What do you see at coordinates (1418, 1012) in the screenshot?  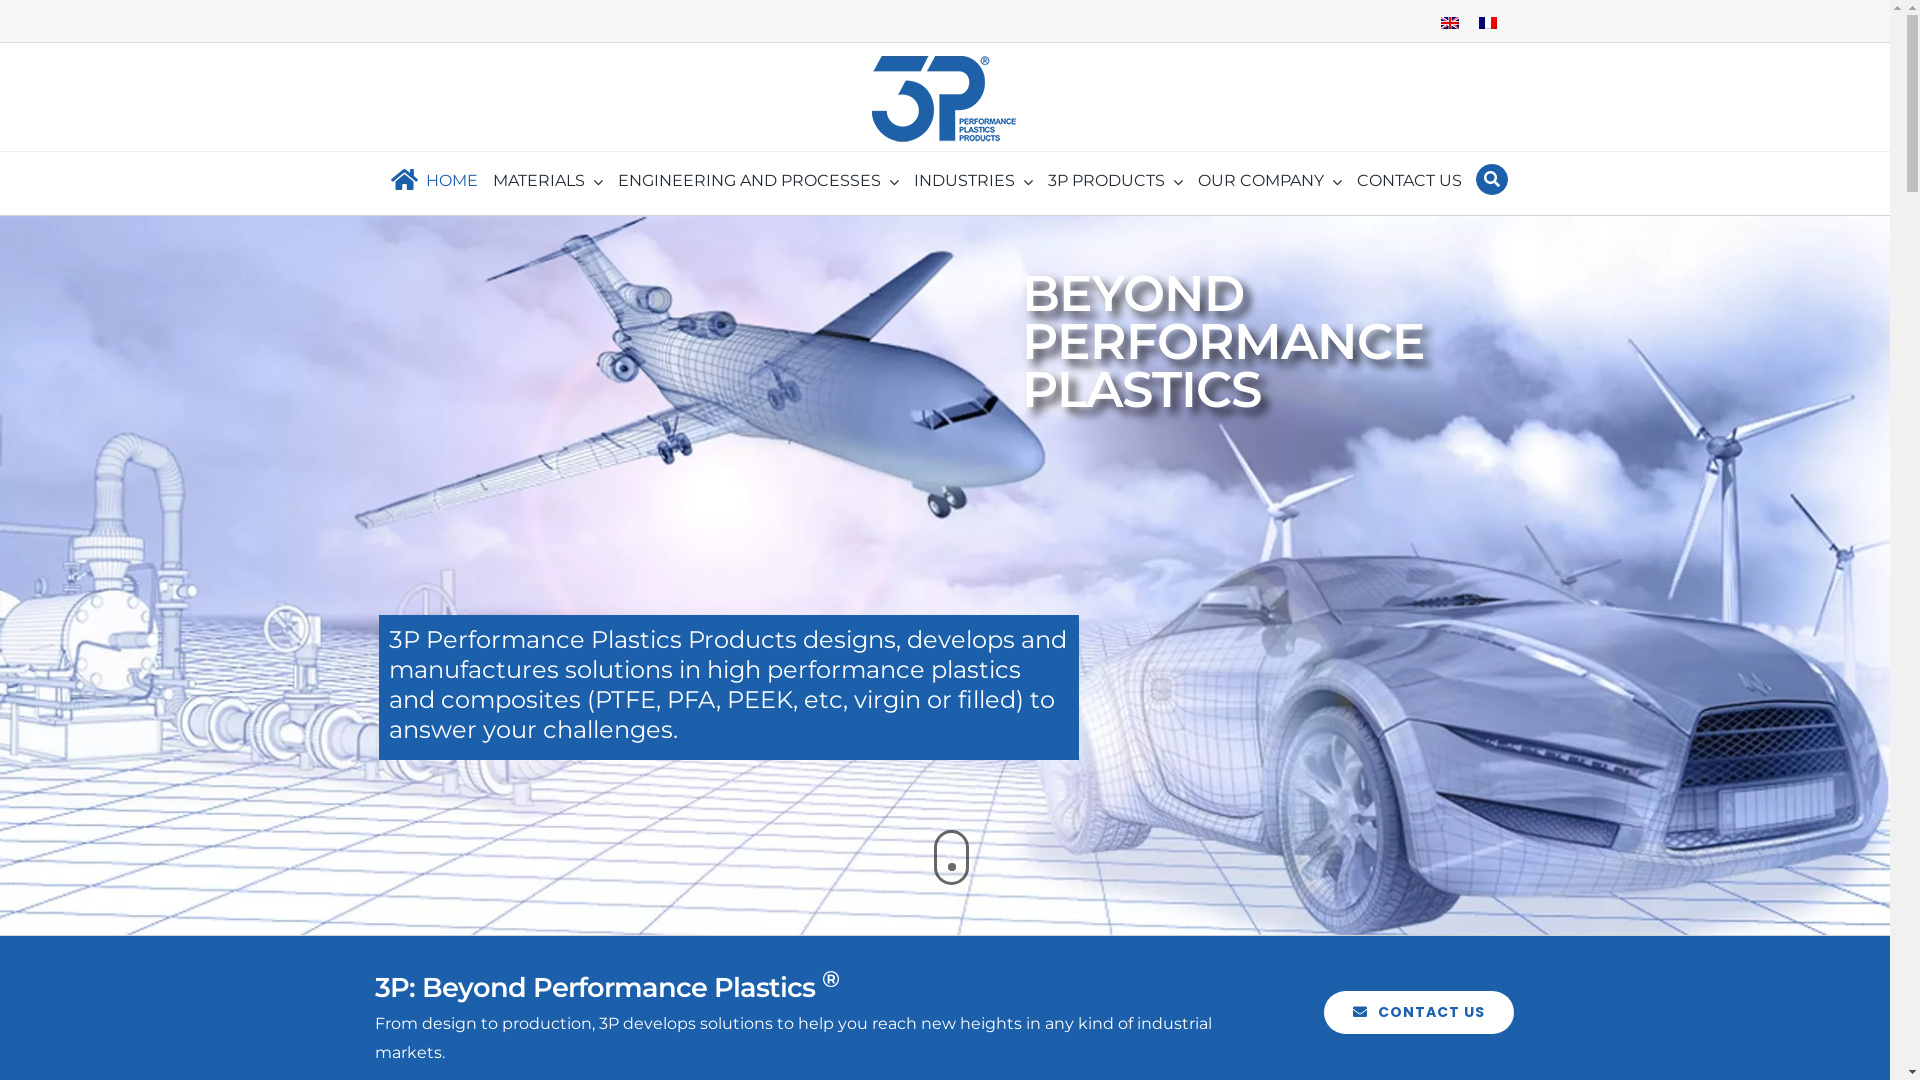 I see `'CONTACT US'` at bounding box center [1418, 1012].